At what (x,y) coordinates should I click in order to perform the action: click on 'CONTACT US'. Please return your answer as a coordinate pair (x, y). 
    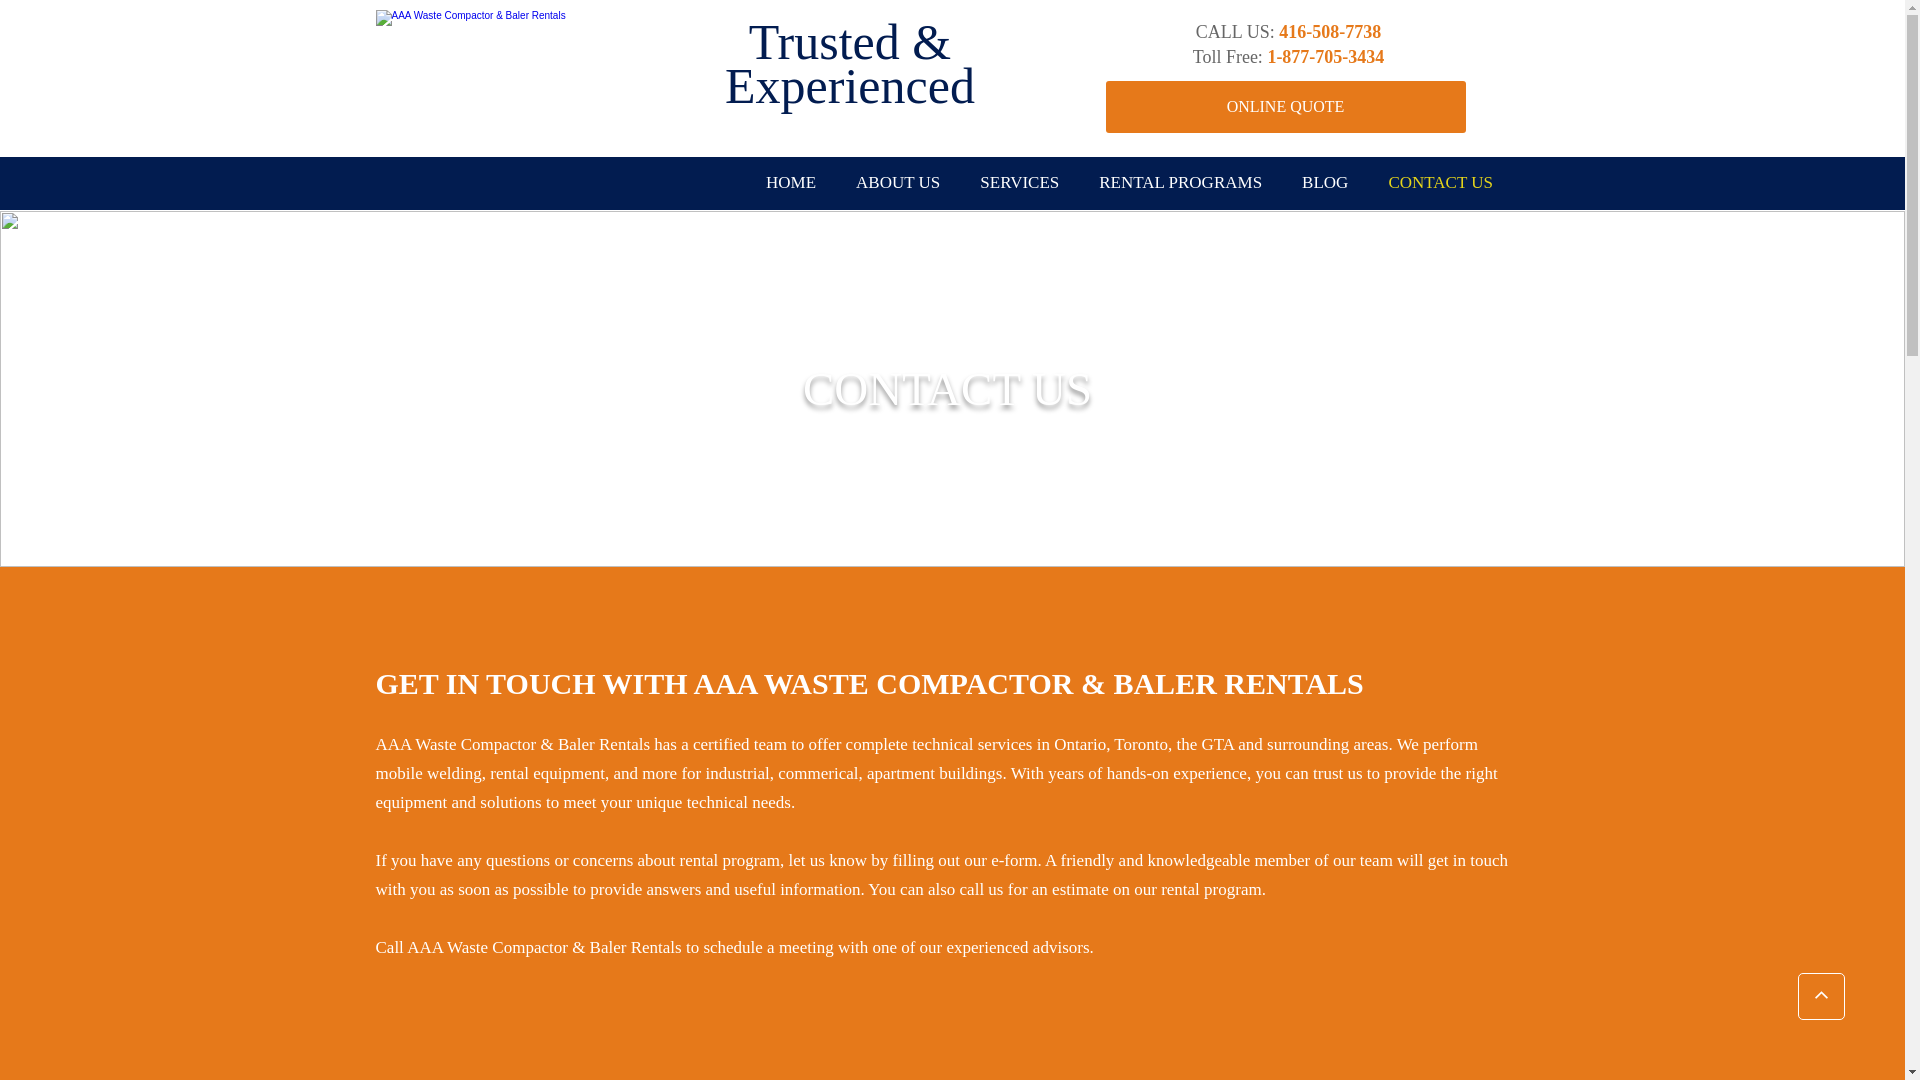
    Looking at the image, I should click on (1440, 183).